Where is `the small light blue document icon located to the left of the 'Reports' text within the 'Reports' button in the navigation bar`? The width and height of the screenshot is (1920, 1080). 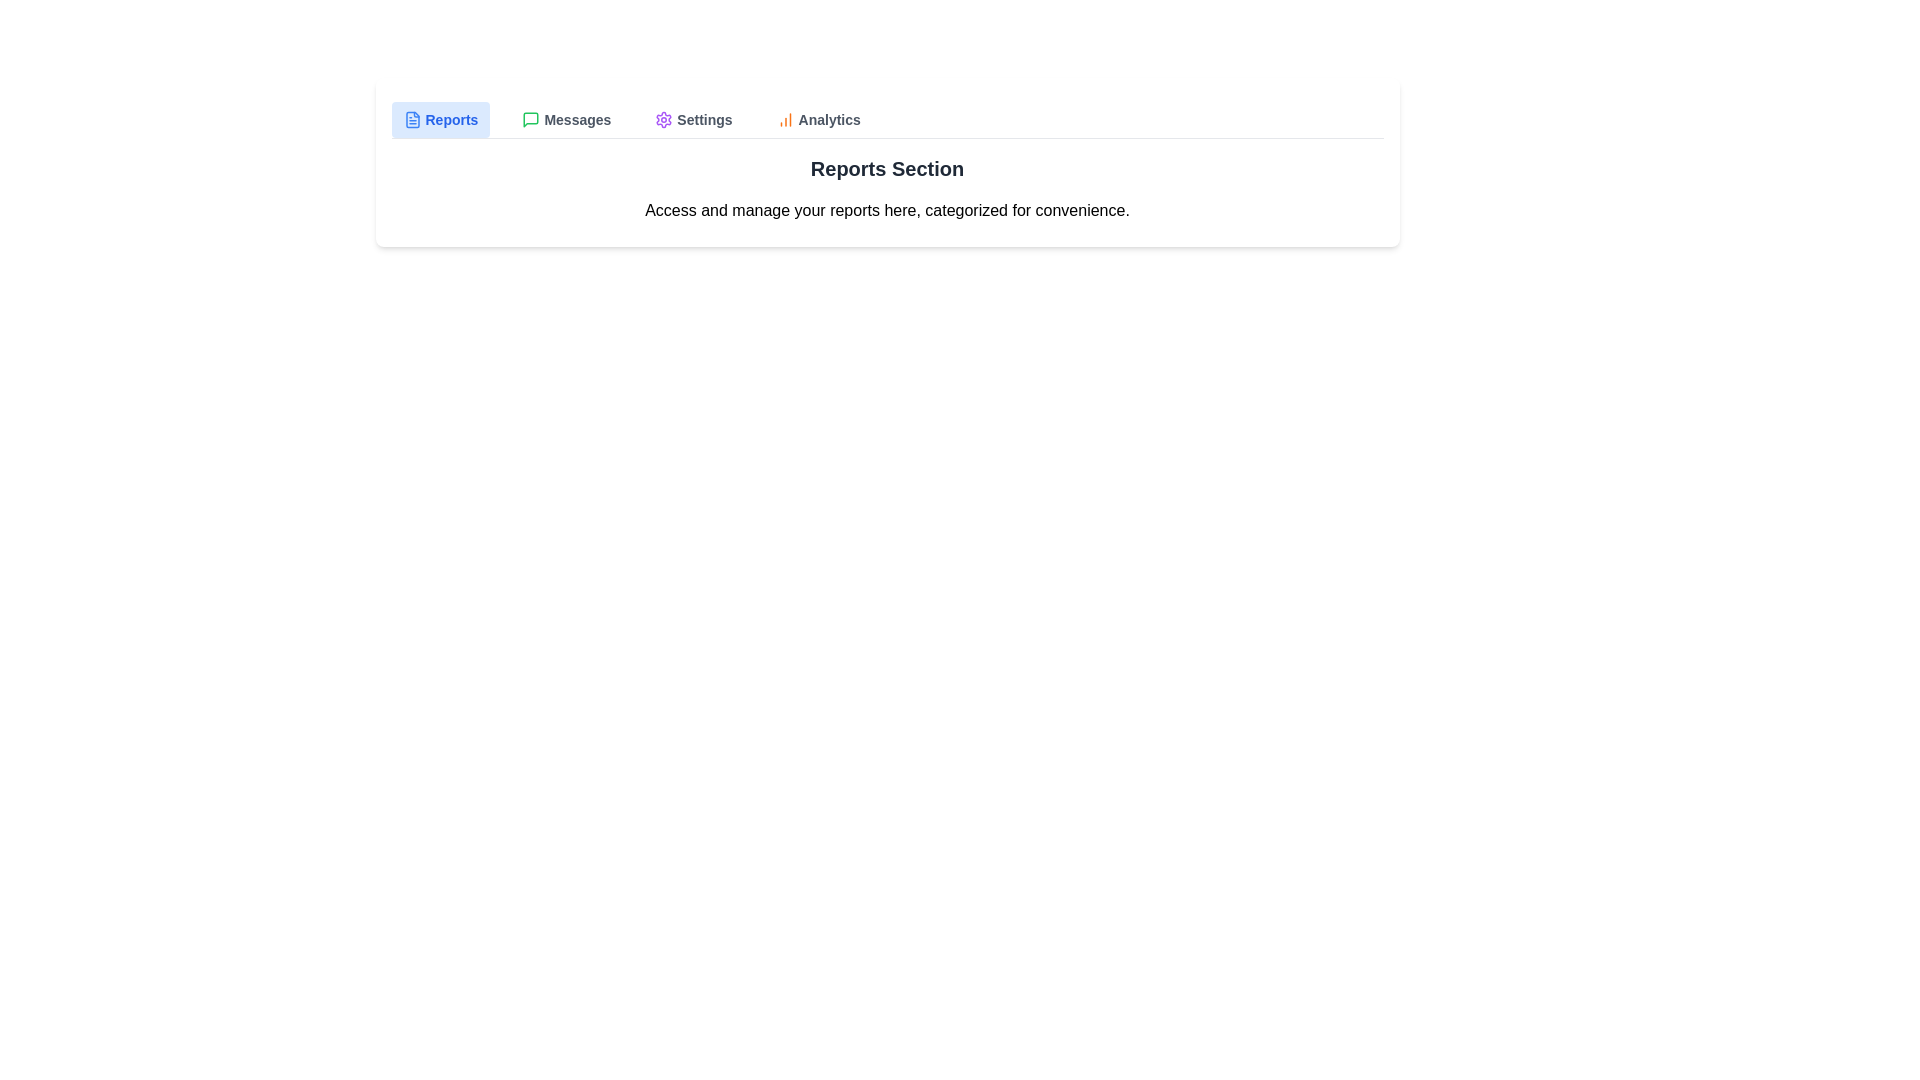 the small light blue document icon located to the left of the 'Reports' text within the 'Reports' button in the navigation bar is located at coordinates (411, 119).